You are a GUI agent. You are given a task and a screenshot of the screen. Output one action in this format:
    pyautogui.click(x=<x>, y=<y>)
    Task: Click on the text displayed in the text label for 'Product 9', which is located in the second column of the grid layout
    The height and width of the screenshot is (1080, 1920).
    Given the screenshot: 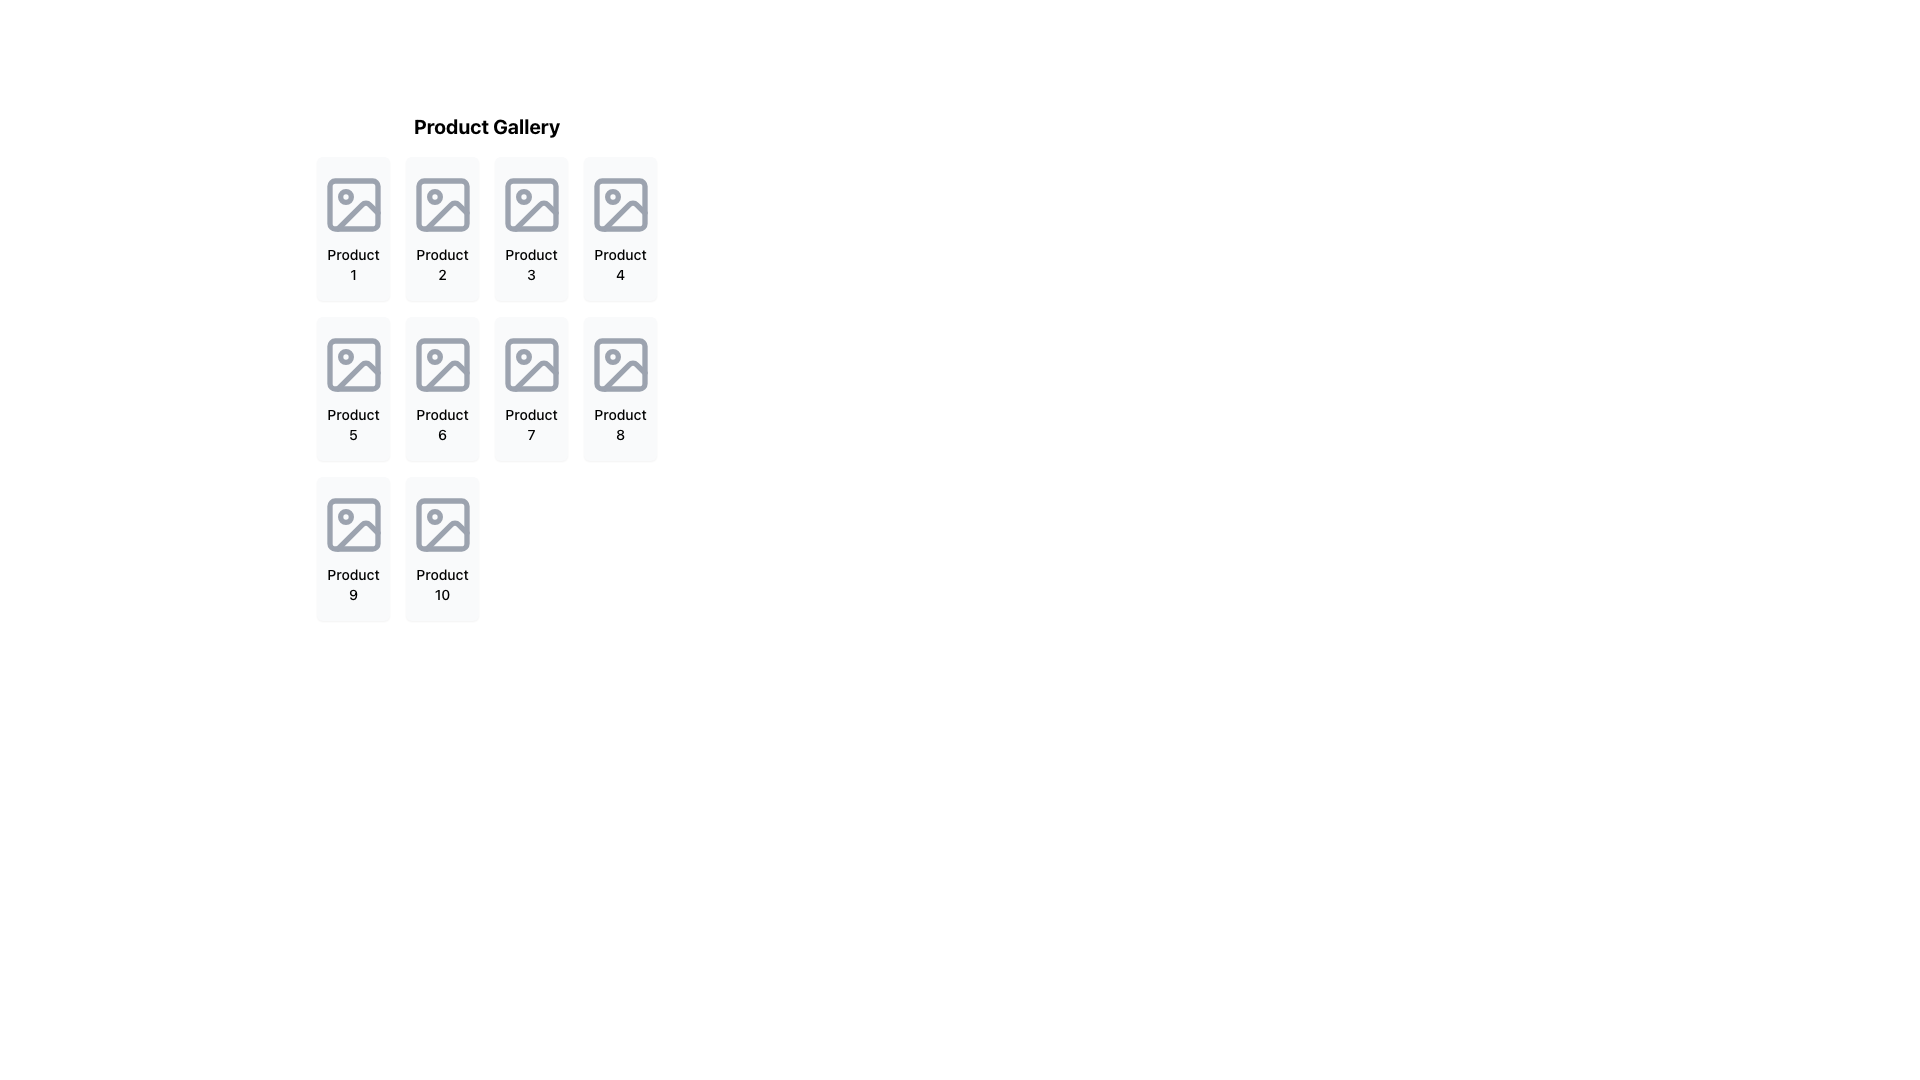 What is the action you would take?
    pyautogui.click(x=353, y=585)
    